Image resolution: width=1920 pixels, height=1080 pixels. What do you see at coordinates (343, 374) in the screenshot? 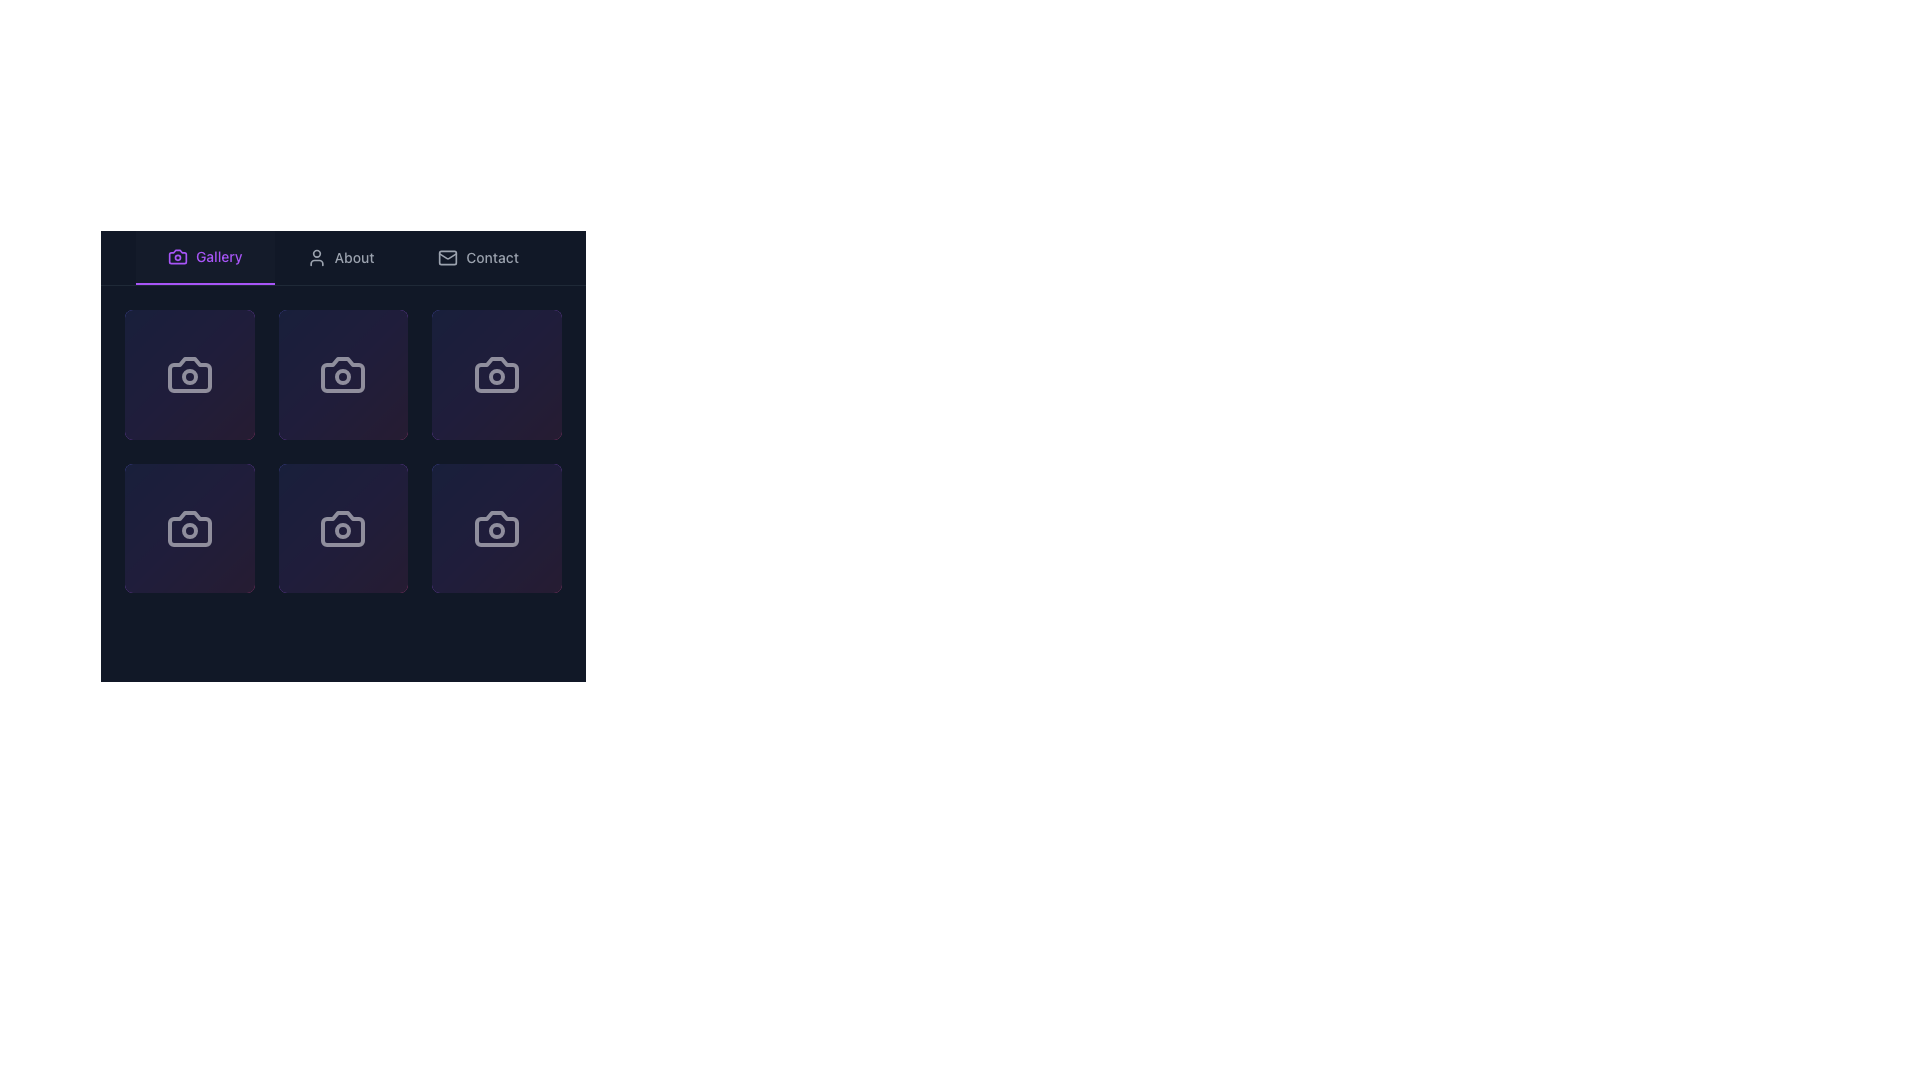
I see `the interactive tile located in the second column of the first row, which is associated with camera-related actions` at bounding box center [343, 374].